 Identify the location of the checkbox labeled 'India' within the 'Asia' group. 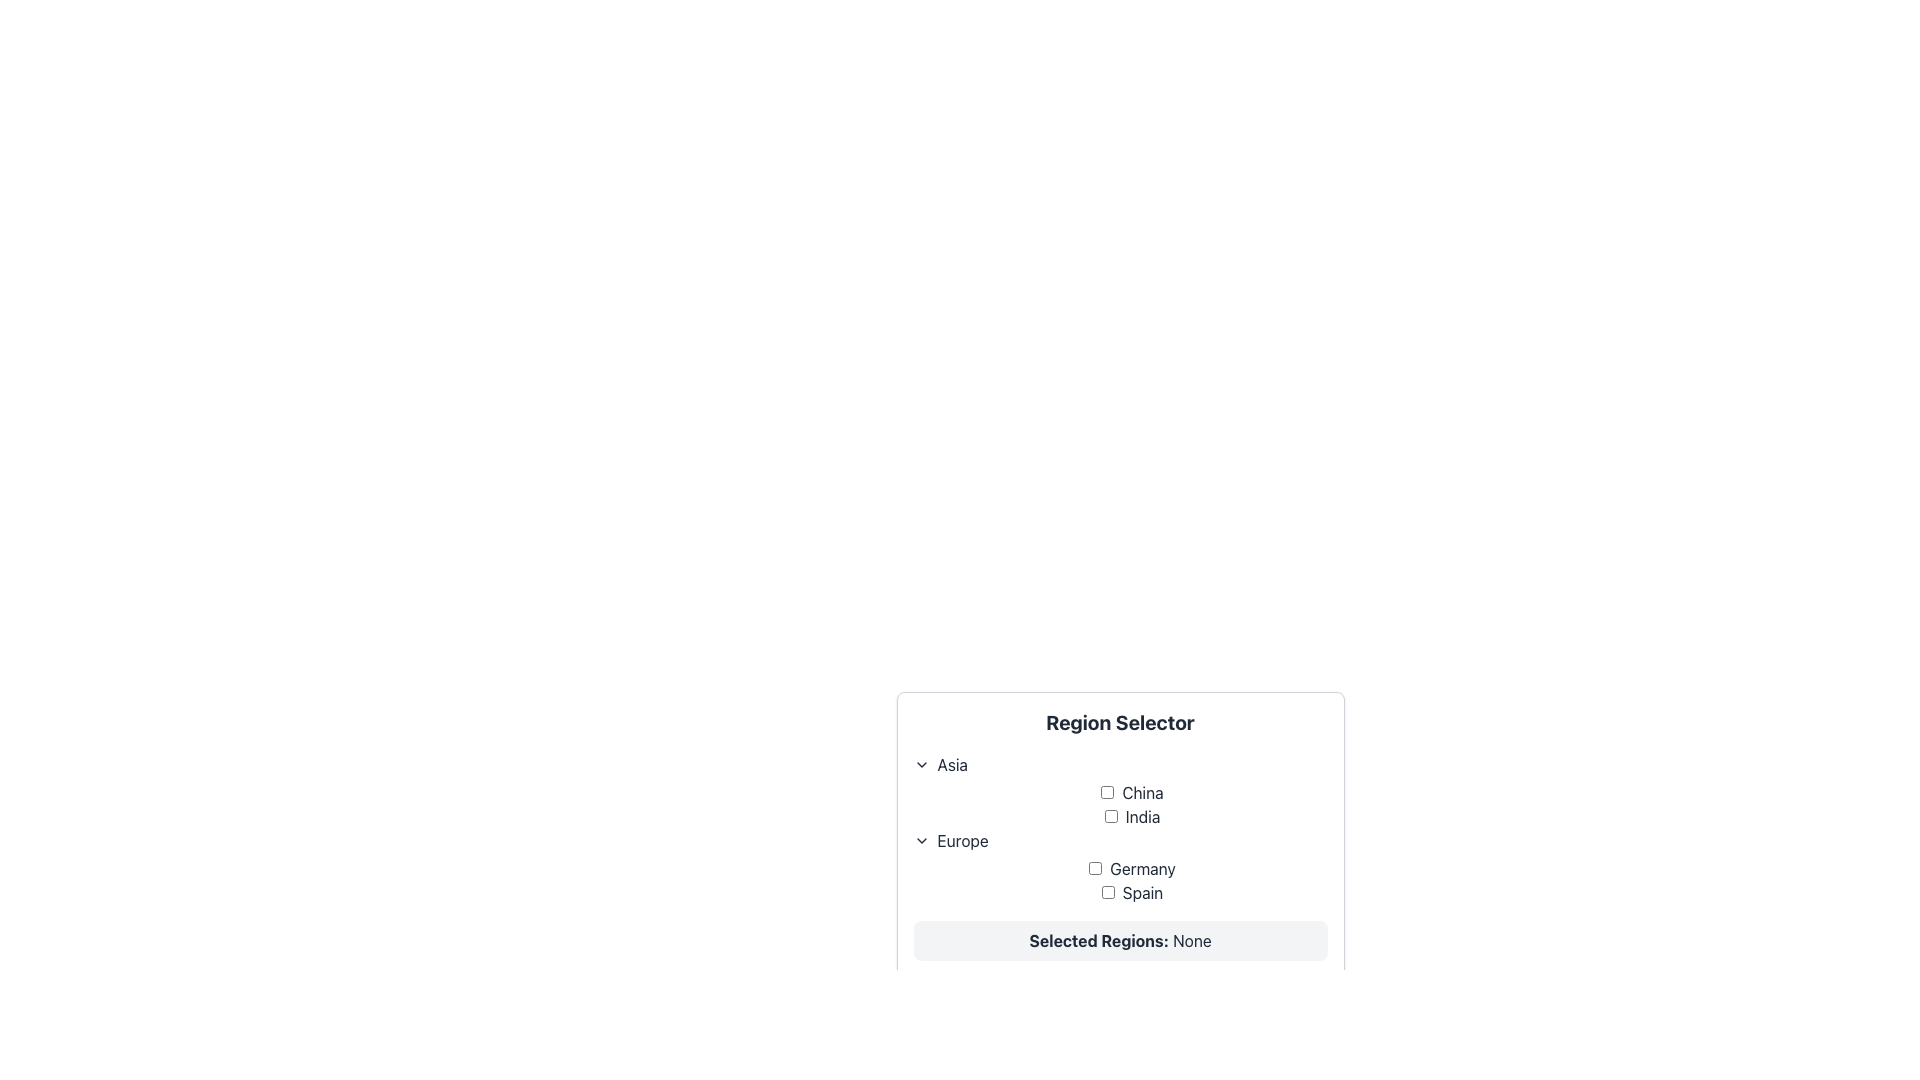
(1132, 817).